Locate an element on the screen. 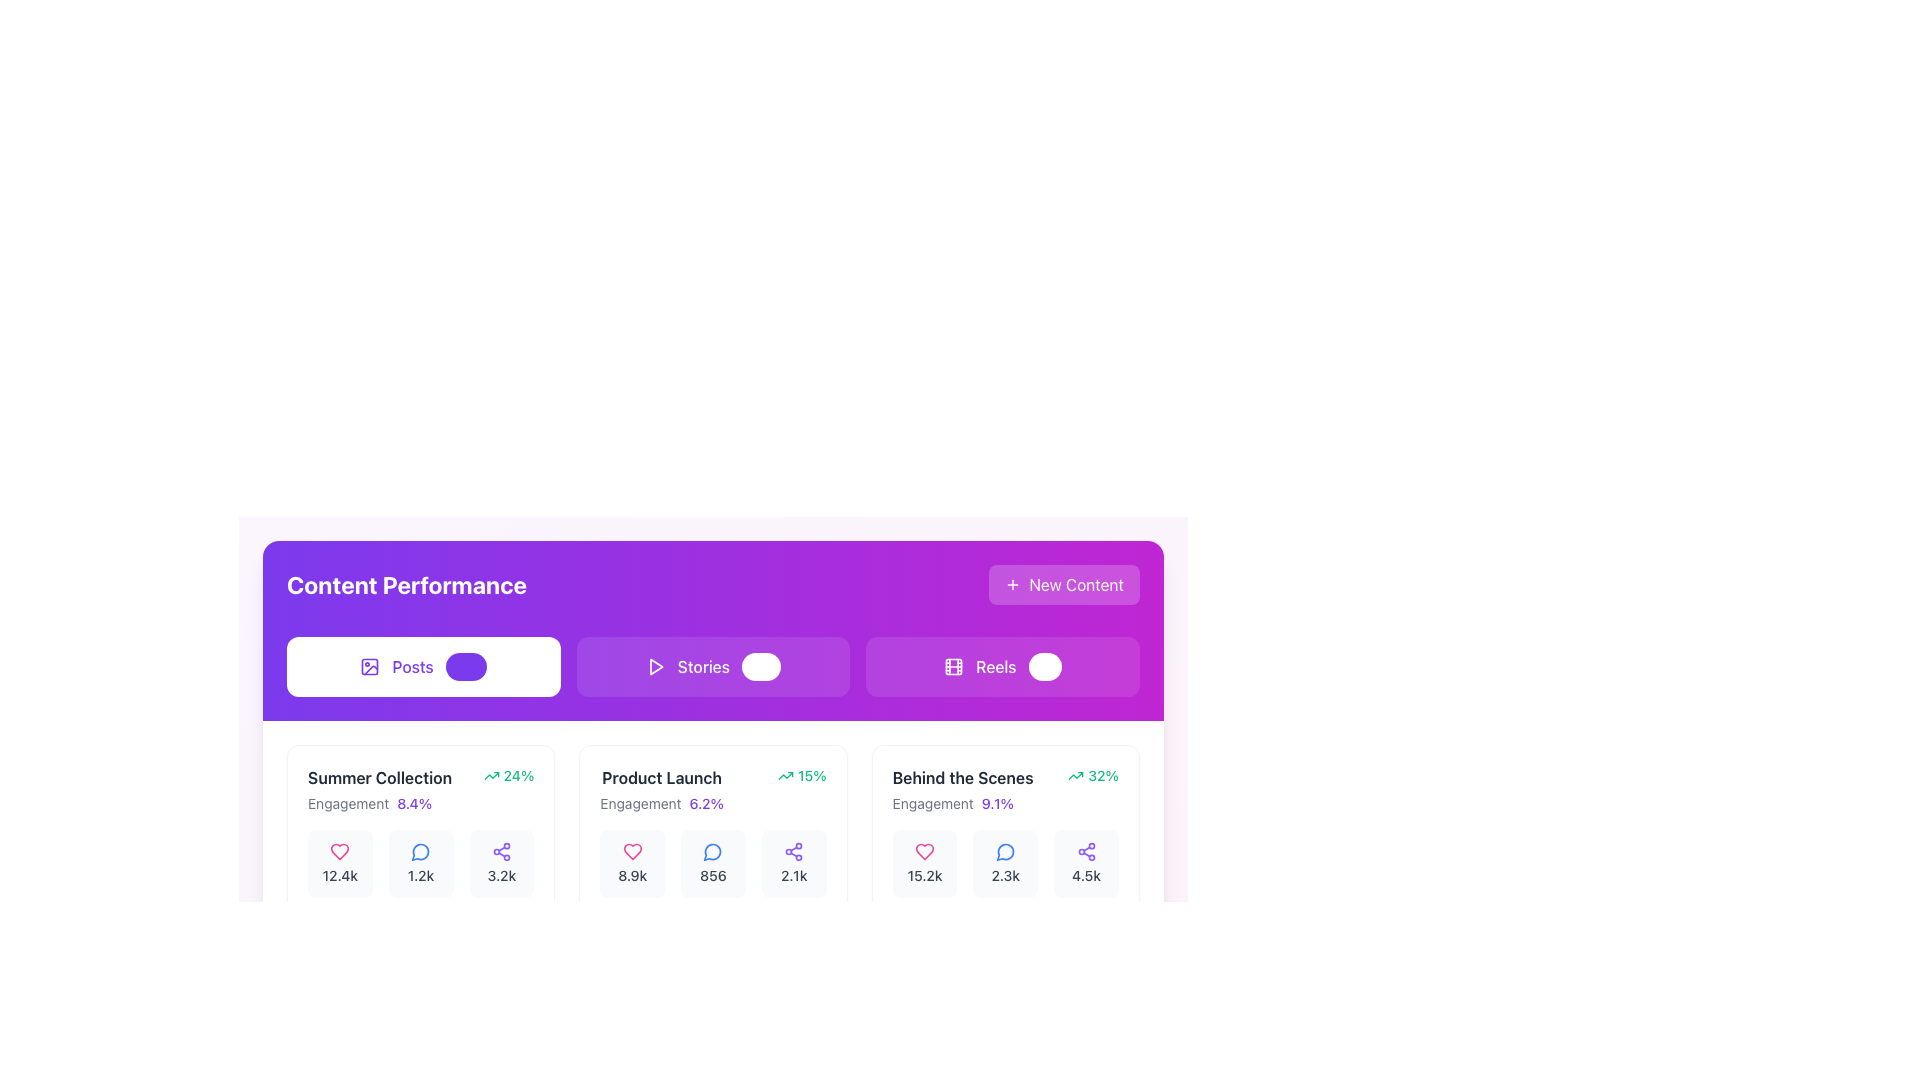  the performance data summary element for the 'Product Launch' category, which is located in the center of the second card in a row of three cards, between 'Summer Collection' and 'Behind the Scenes' is located at coordinates (713, 789).